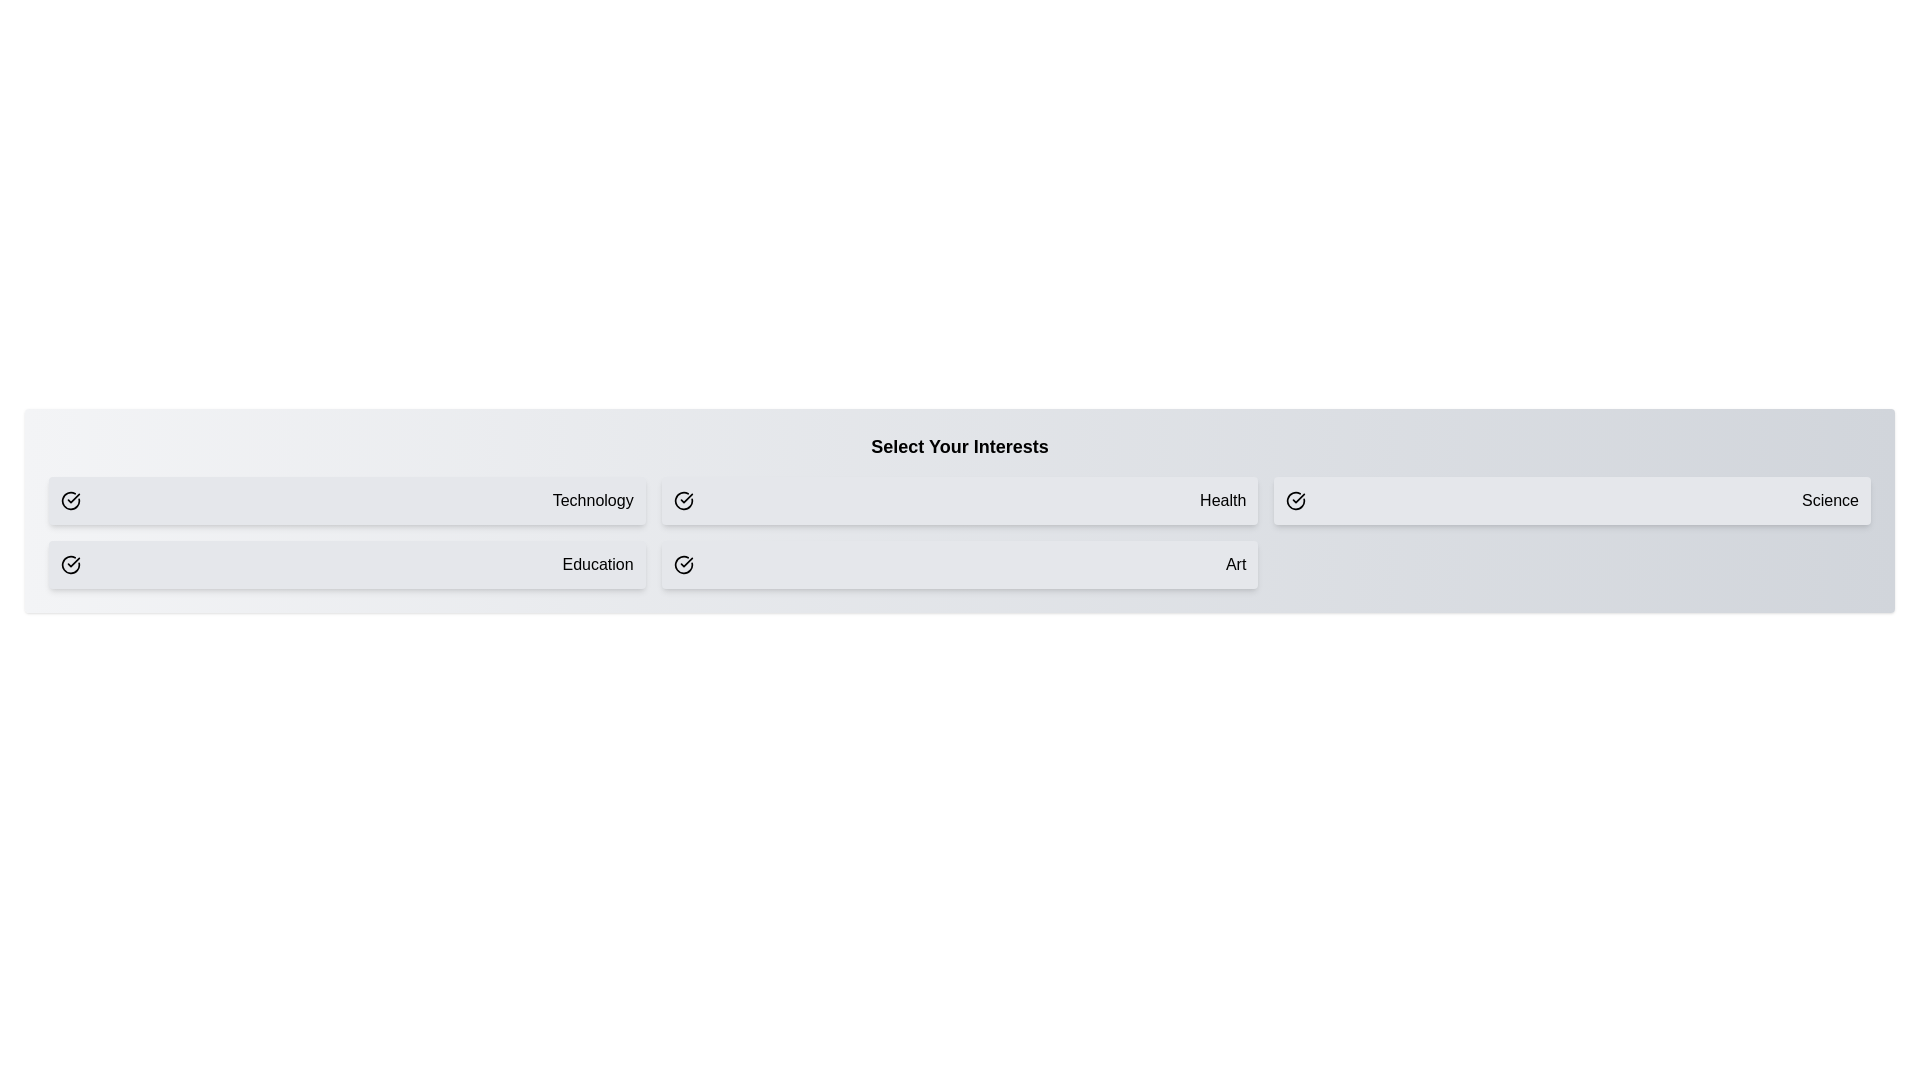 The image size is (1920, 1080). I want to click on the button corresponding to the interest Technology to toggle its selection, so click(346, 500).